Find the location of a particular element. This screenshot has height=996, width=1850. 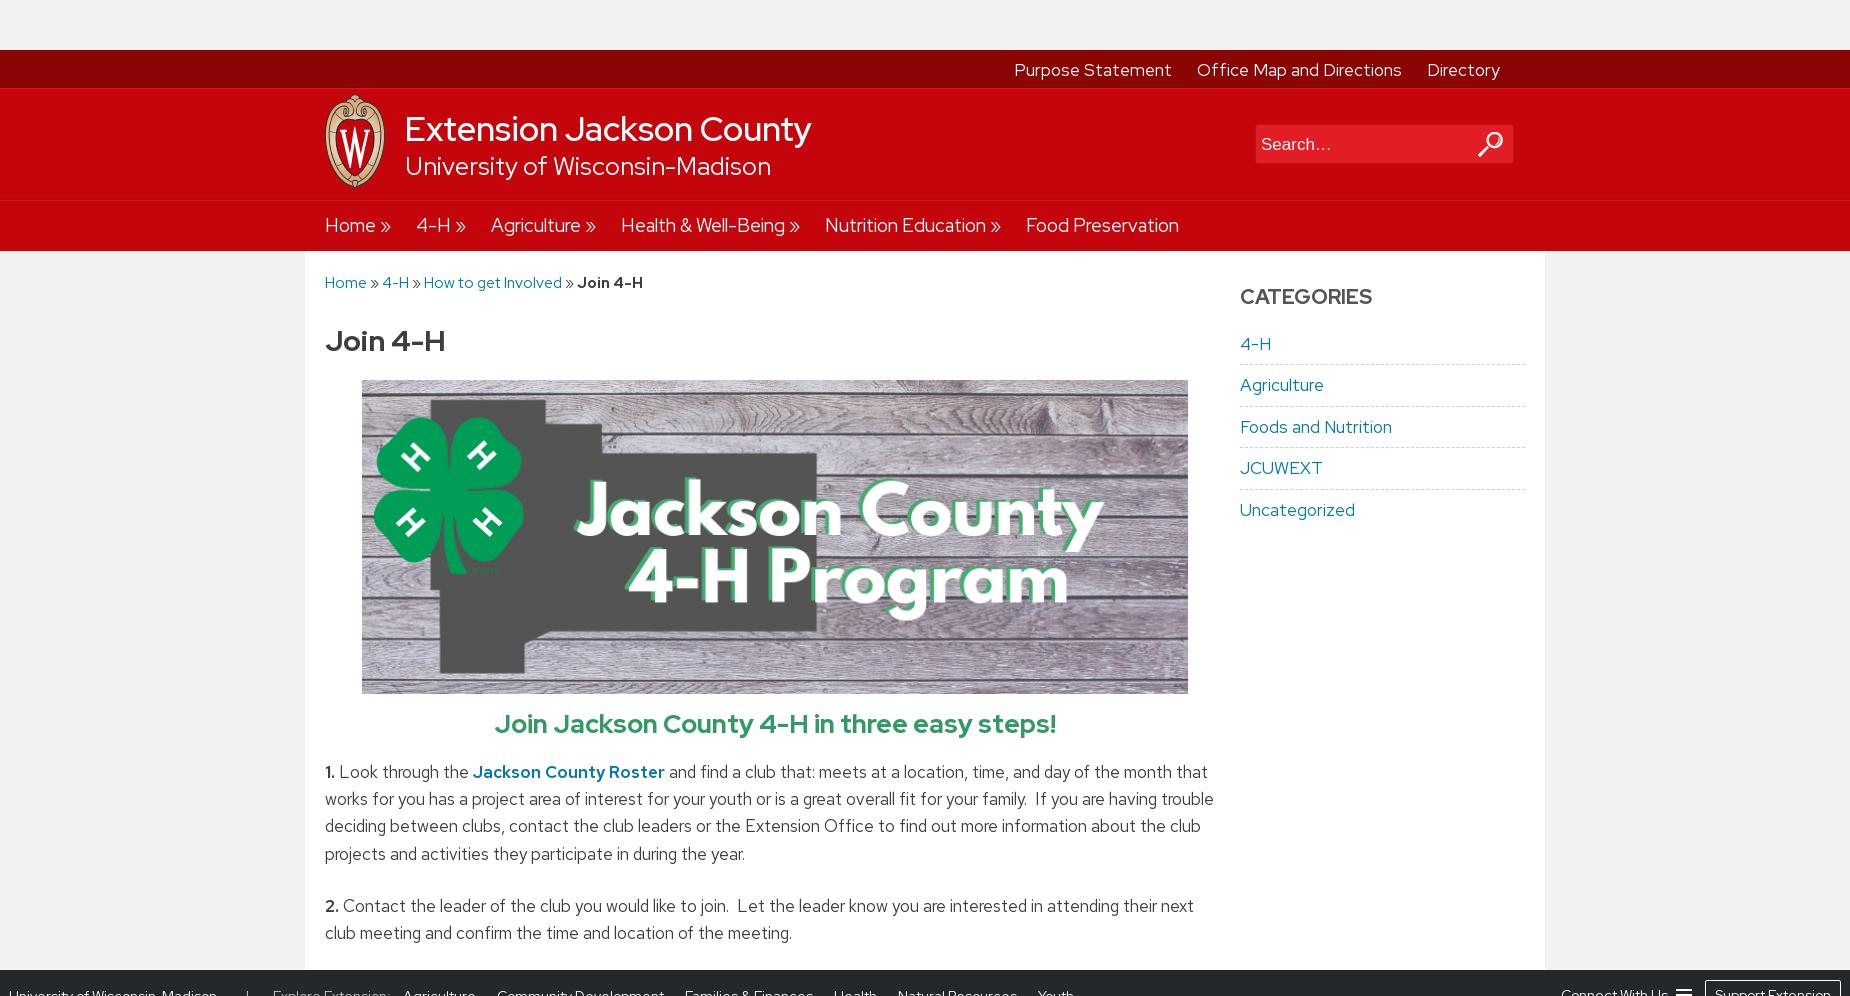

'University of Wisconsin-Madison' is located at coordinates (8, 24).